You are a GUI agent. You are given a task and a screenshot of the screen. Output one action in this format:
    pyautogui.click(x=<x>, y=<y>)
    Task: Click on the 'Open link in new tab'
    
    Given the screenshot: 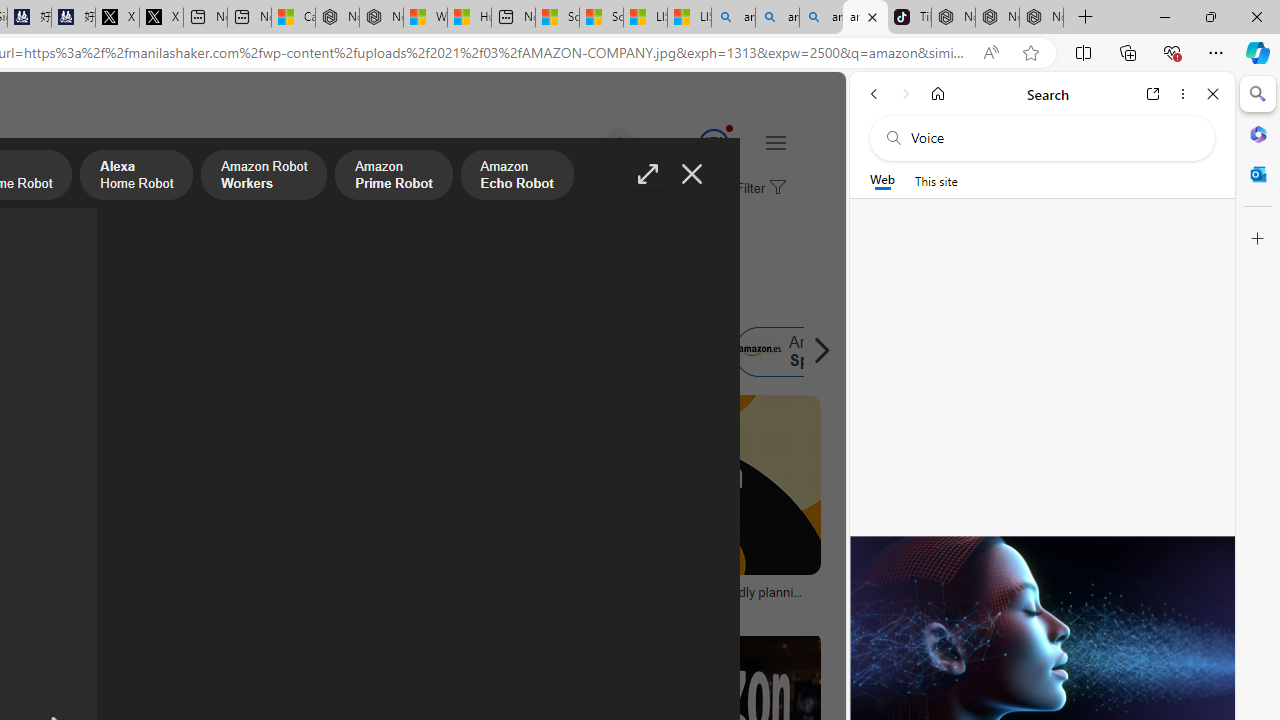 What is the action you would take?
    pyautogui.click(x=1153, y=93)
    